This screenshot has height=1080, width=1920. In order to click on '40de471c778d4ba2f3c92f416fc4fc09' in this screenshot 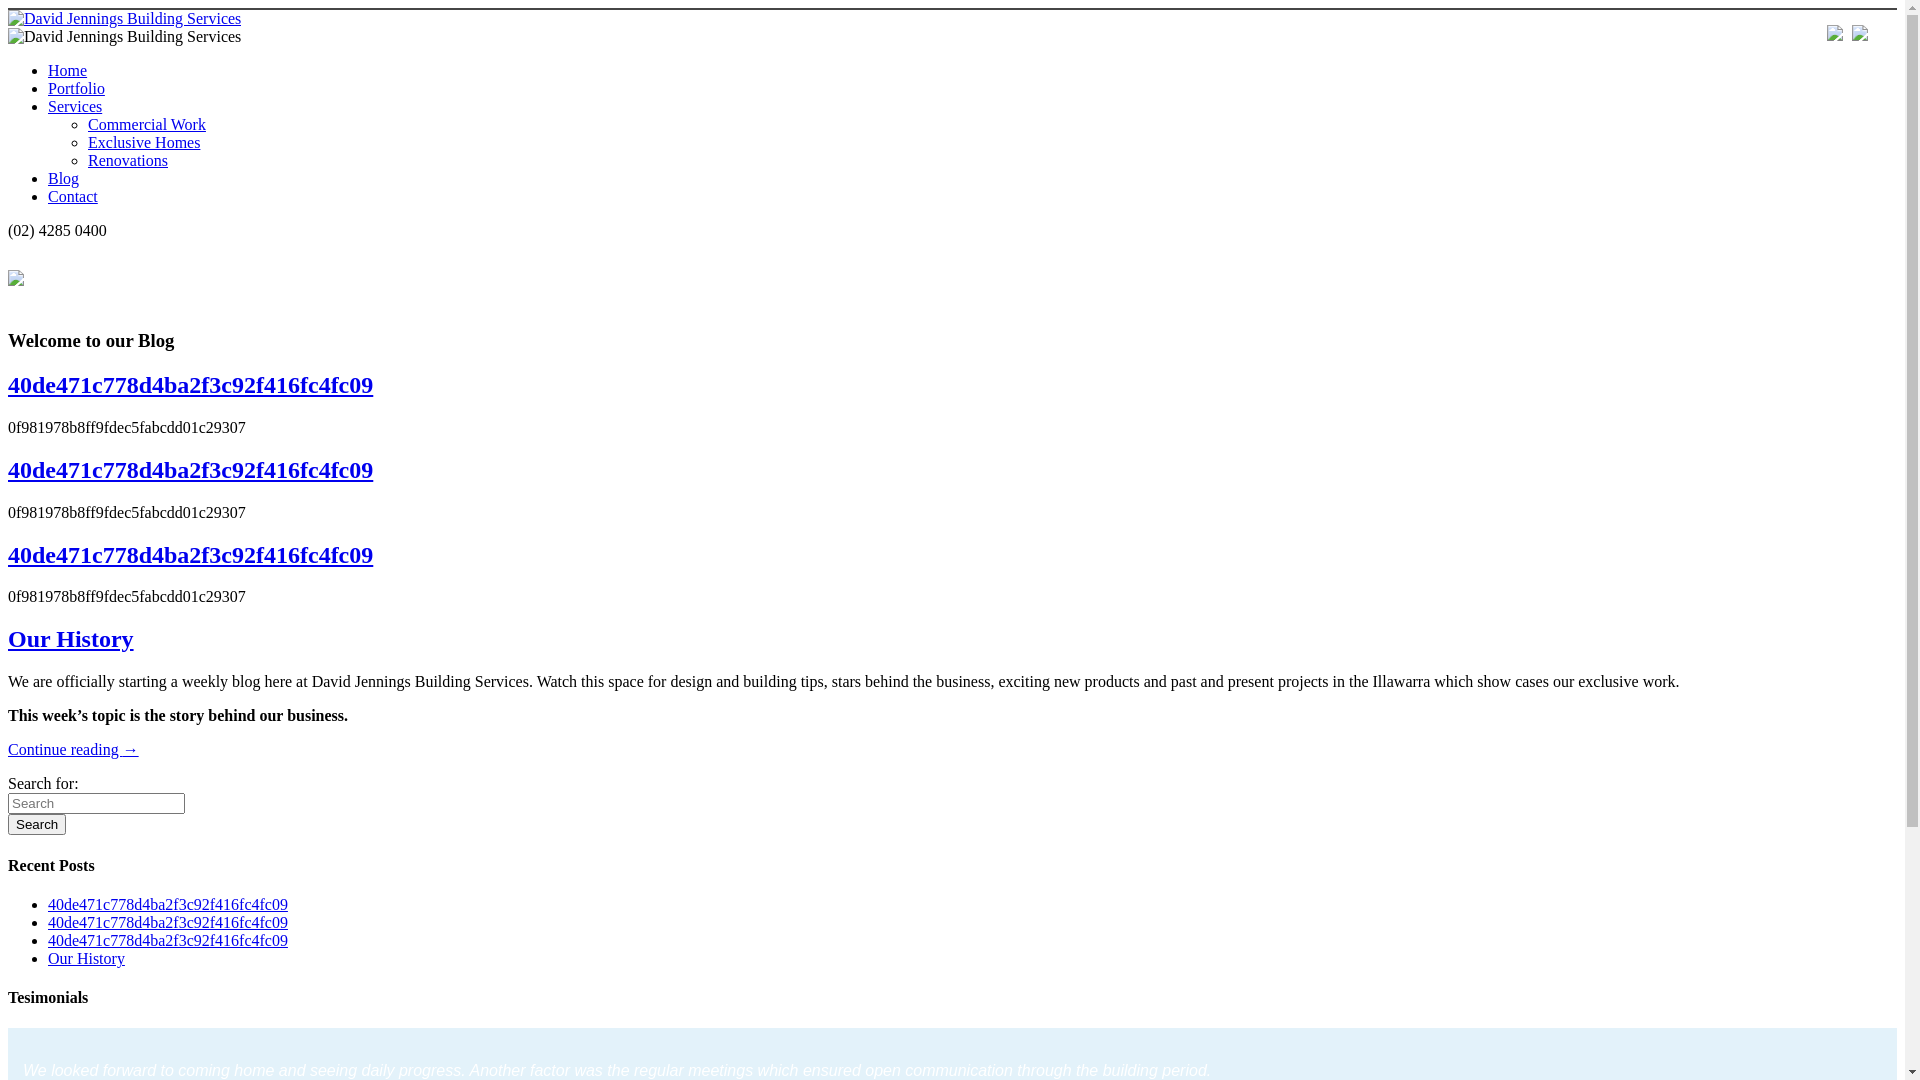, I will do `click(48, 940)`.